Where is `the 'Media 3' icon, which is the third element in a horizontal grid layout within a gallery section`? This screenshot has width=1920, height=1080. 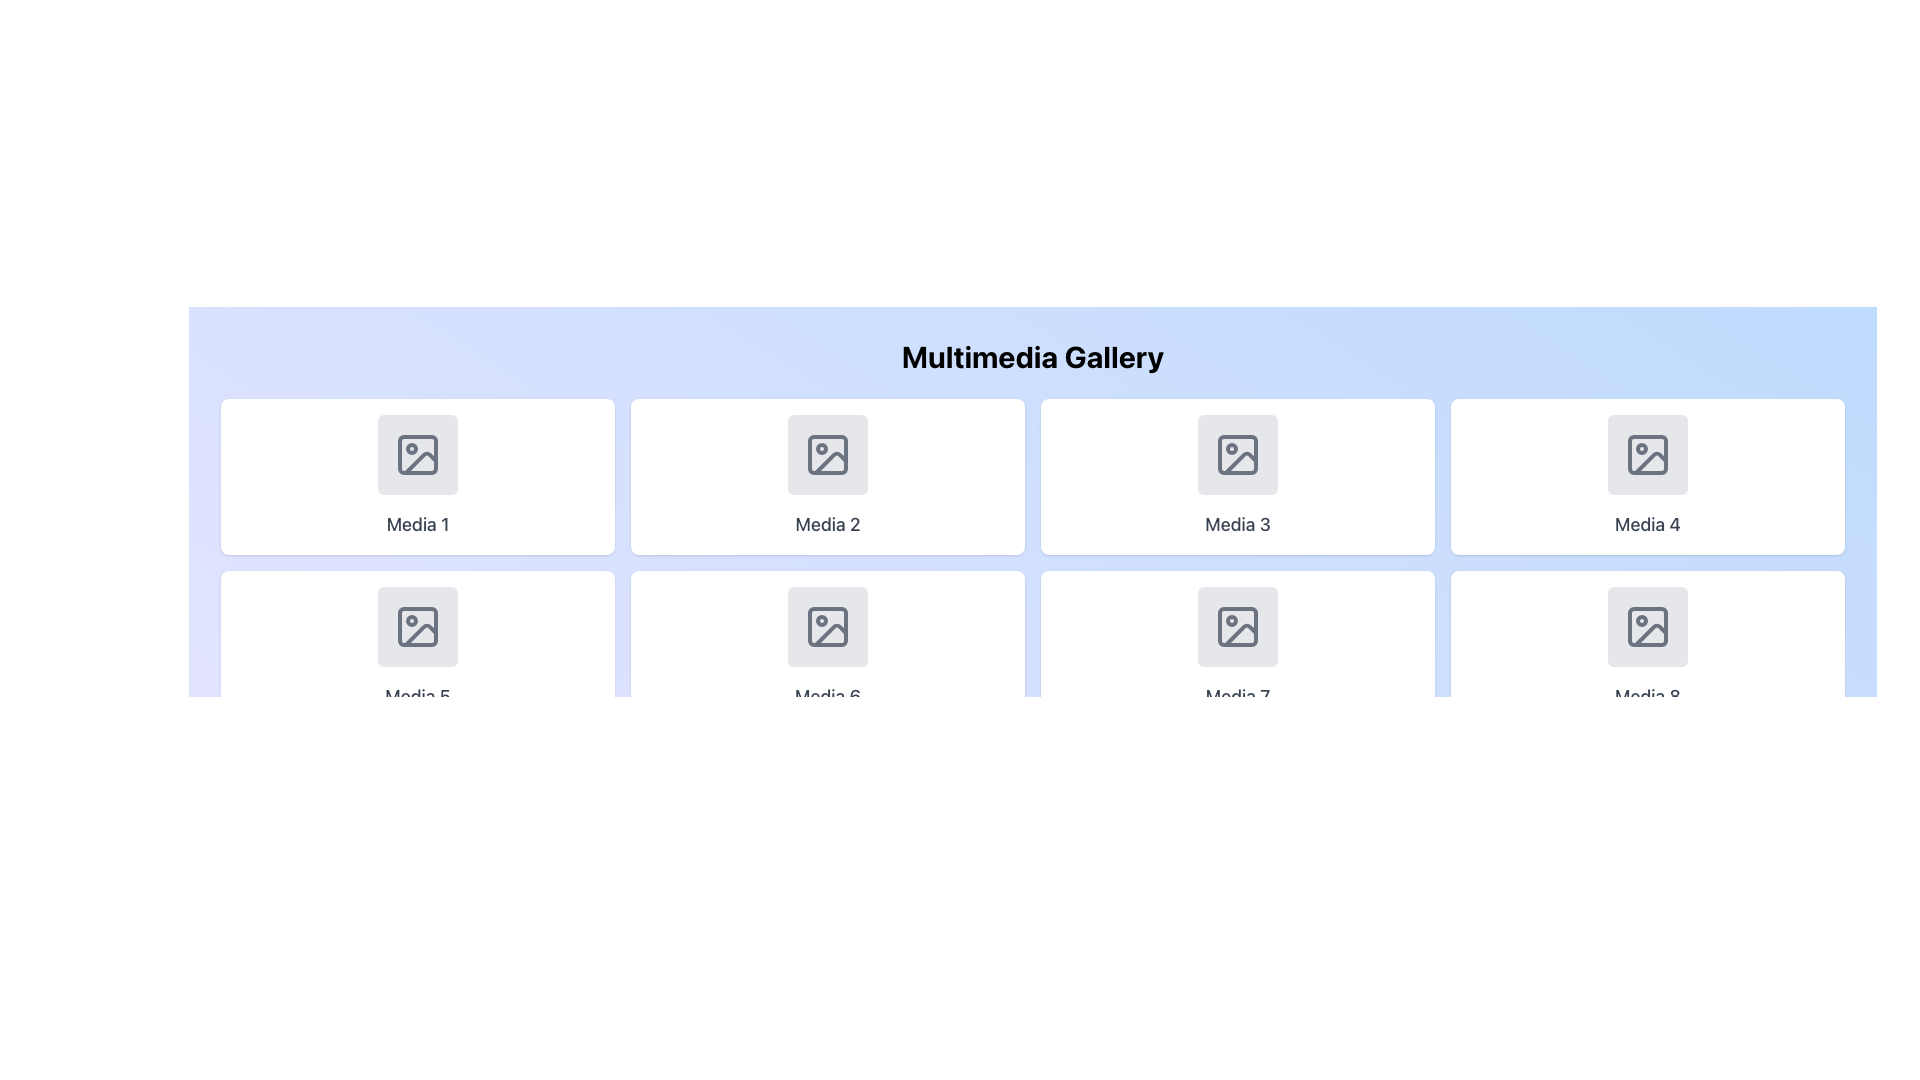 the 'Media 3' icon, which is the third element in a horizontal grid layout within a gallery section is located at coordinates (1237, 455).